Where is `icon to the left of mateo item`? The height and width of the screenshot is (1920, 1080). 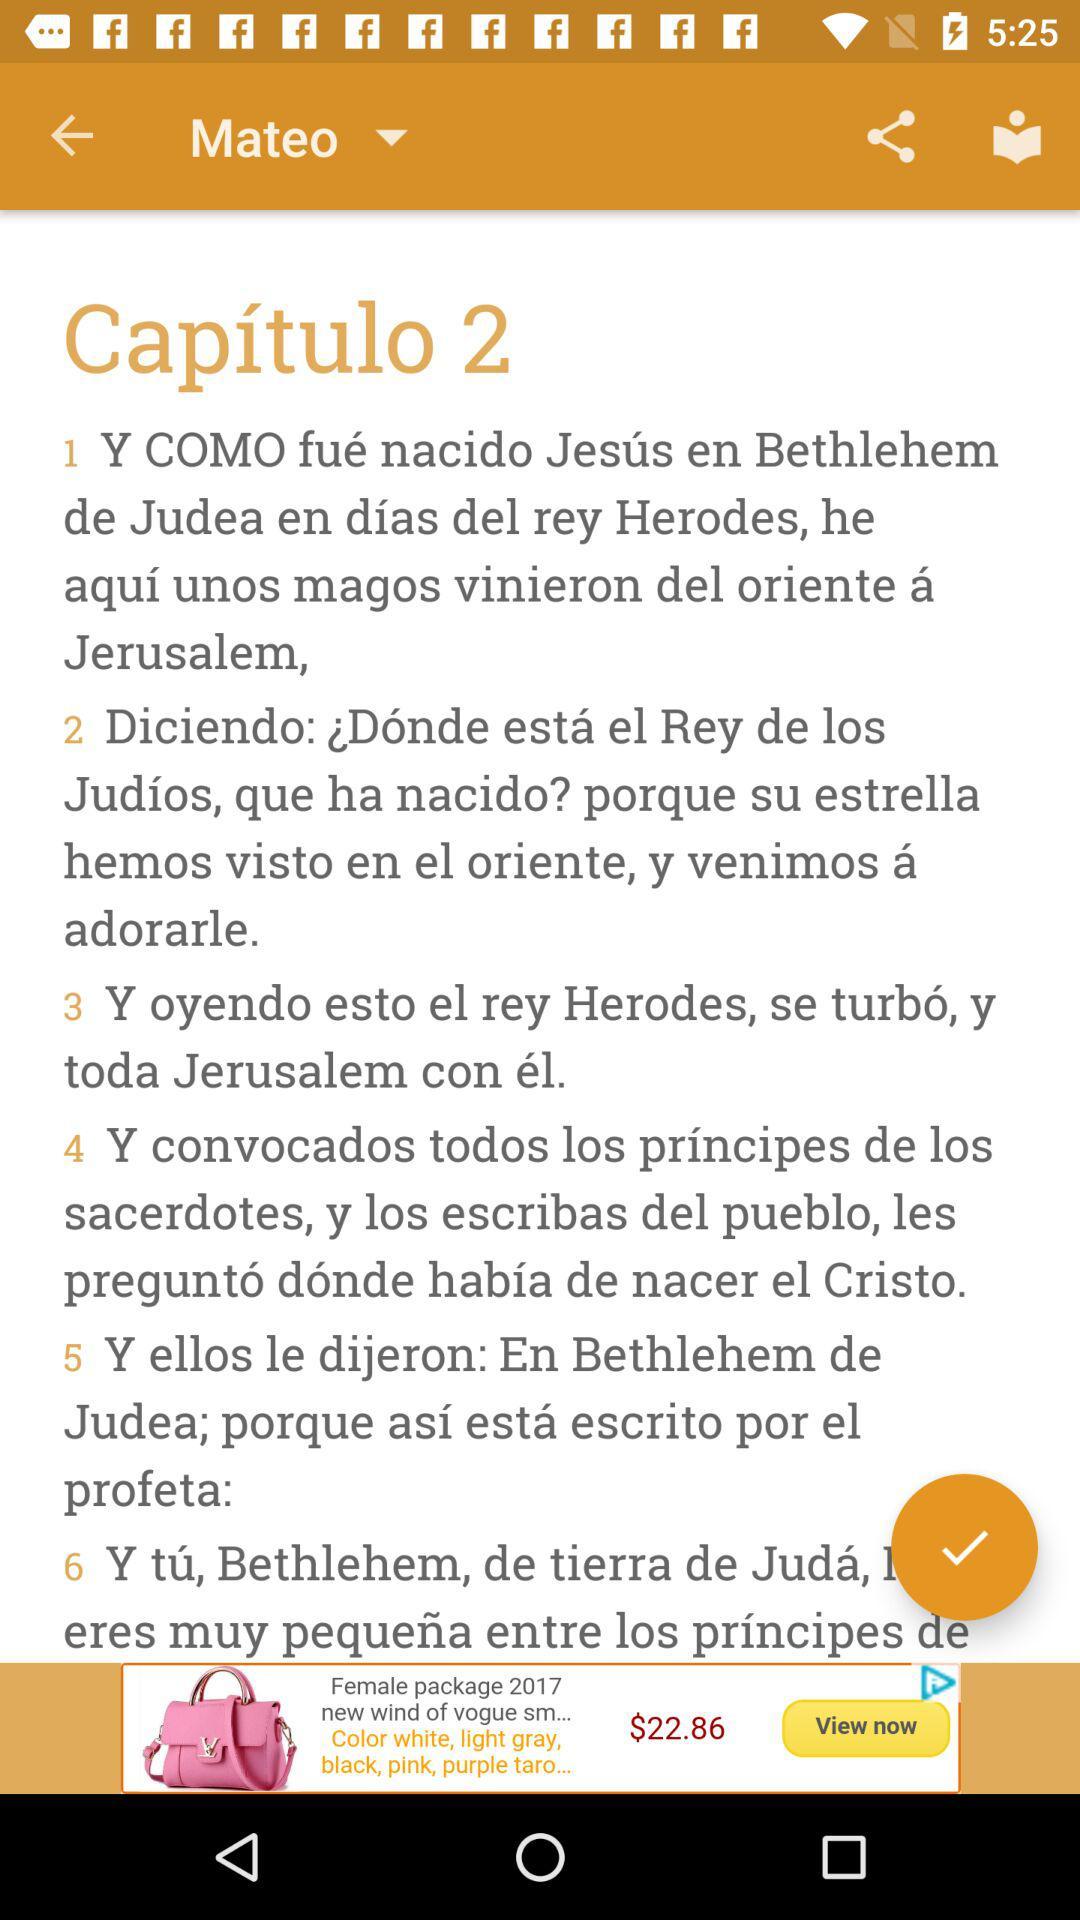 icon to the left of mateo item is located at coordinates (72, 135).